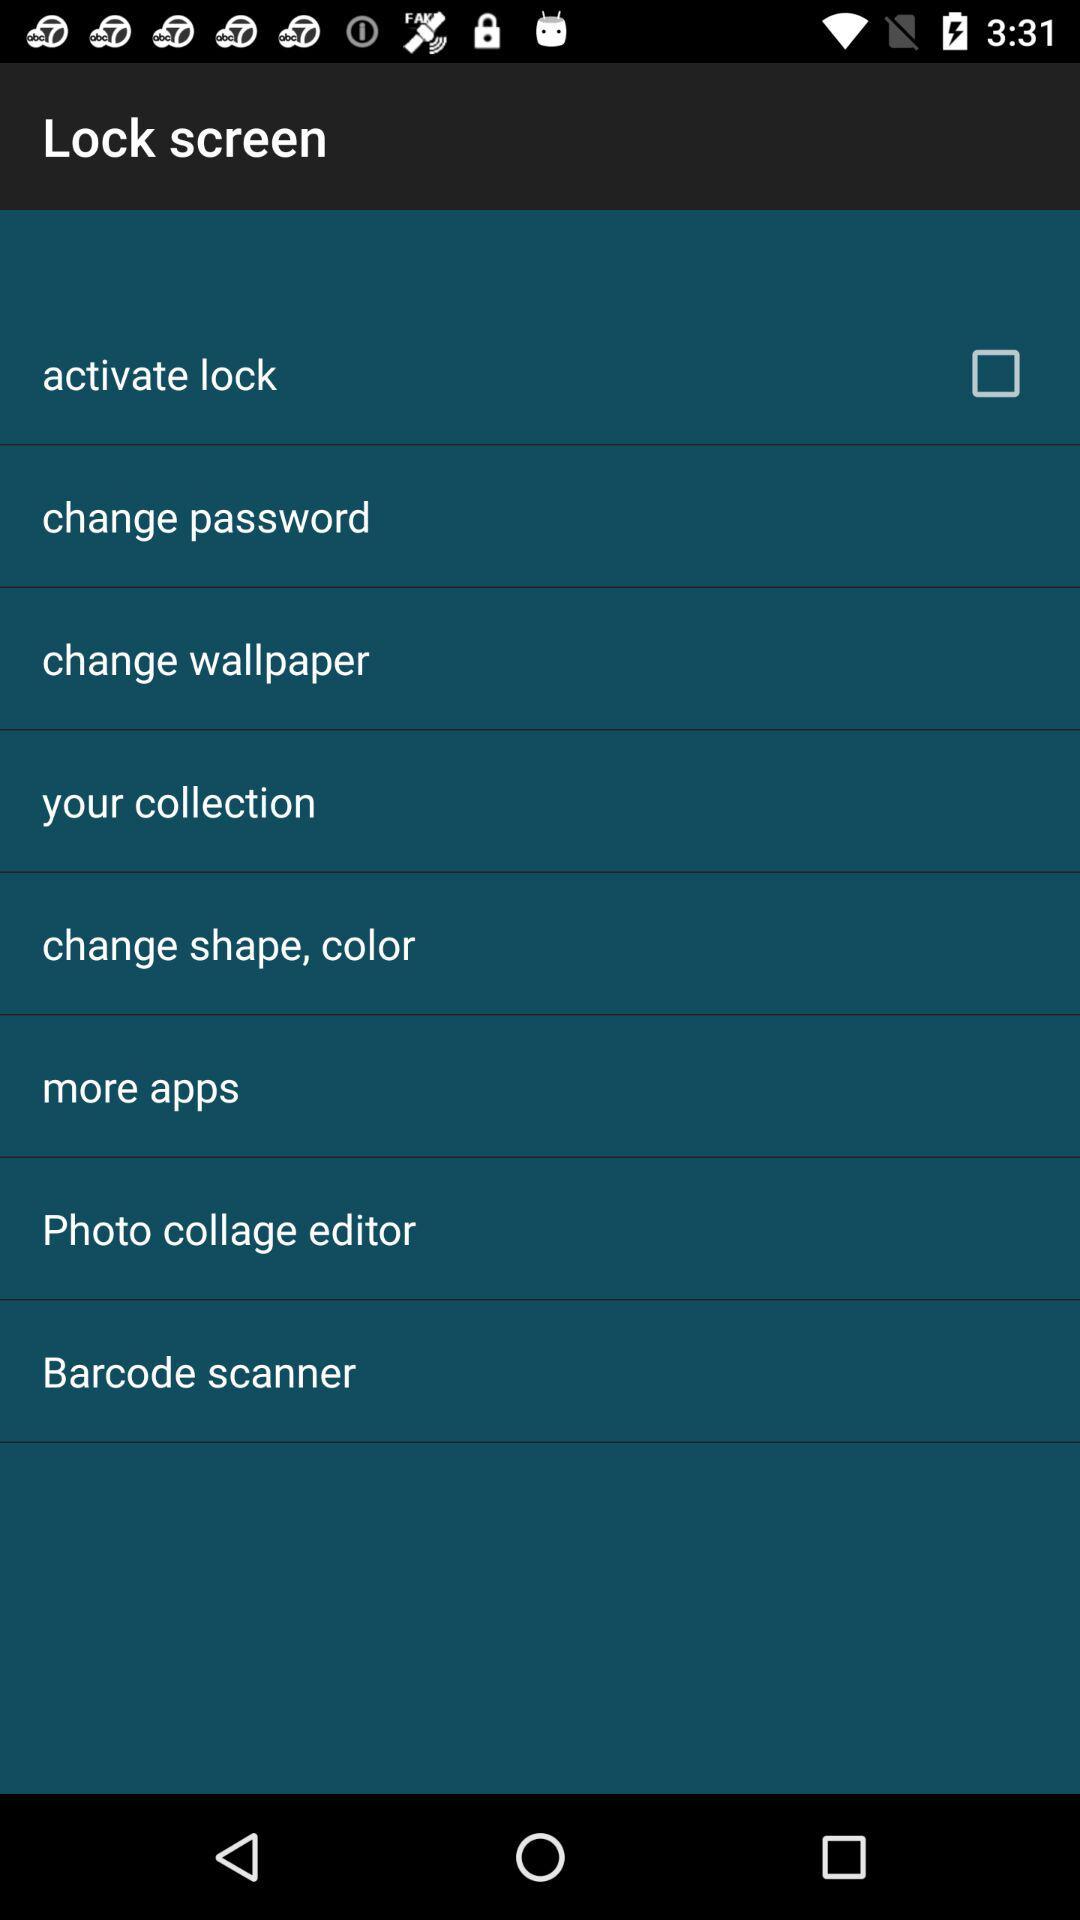  Describe the element at coordinates (199, 1370) in the screenshot. I see `barcode scanner app` at that location.